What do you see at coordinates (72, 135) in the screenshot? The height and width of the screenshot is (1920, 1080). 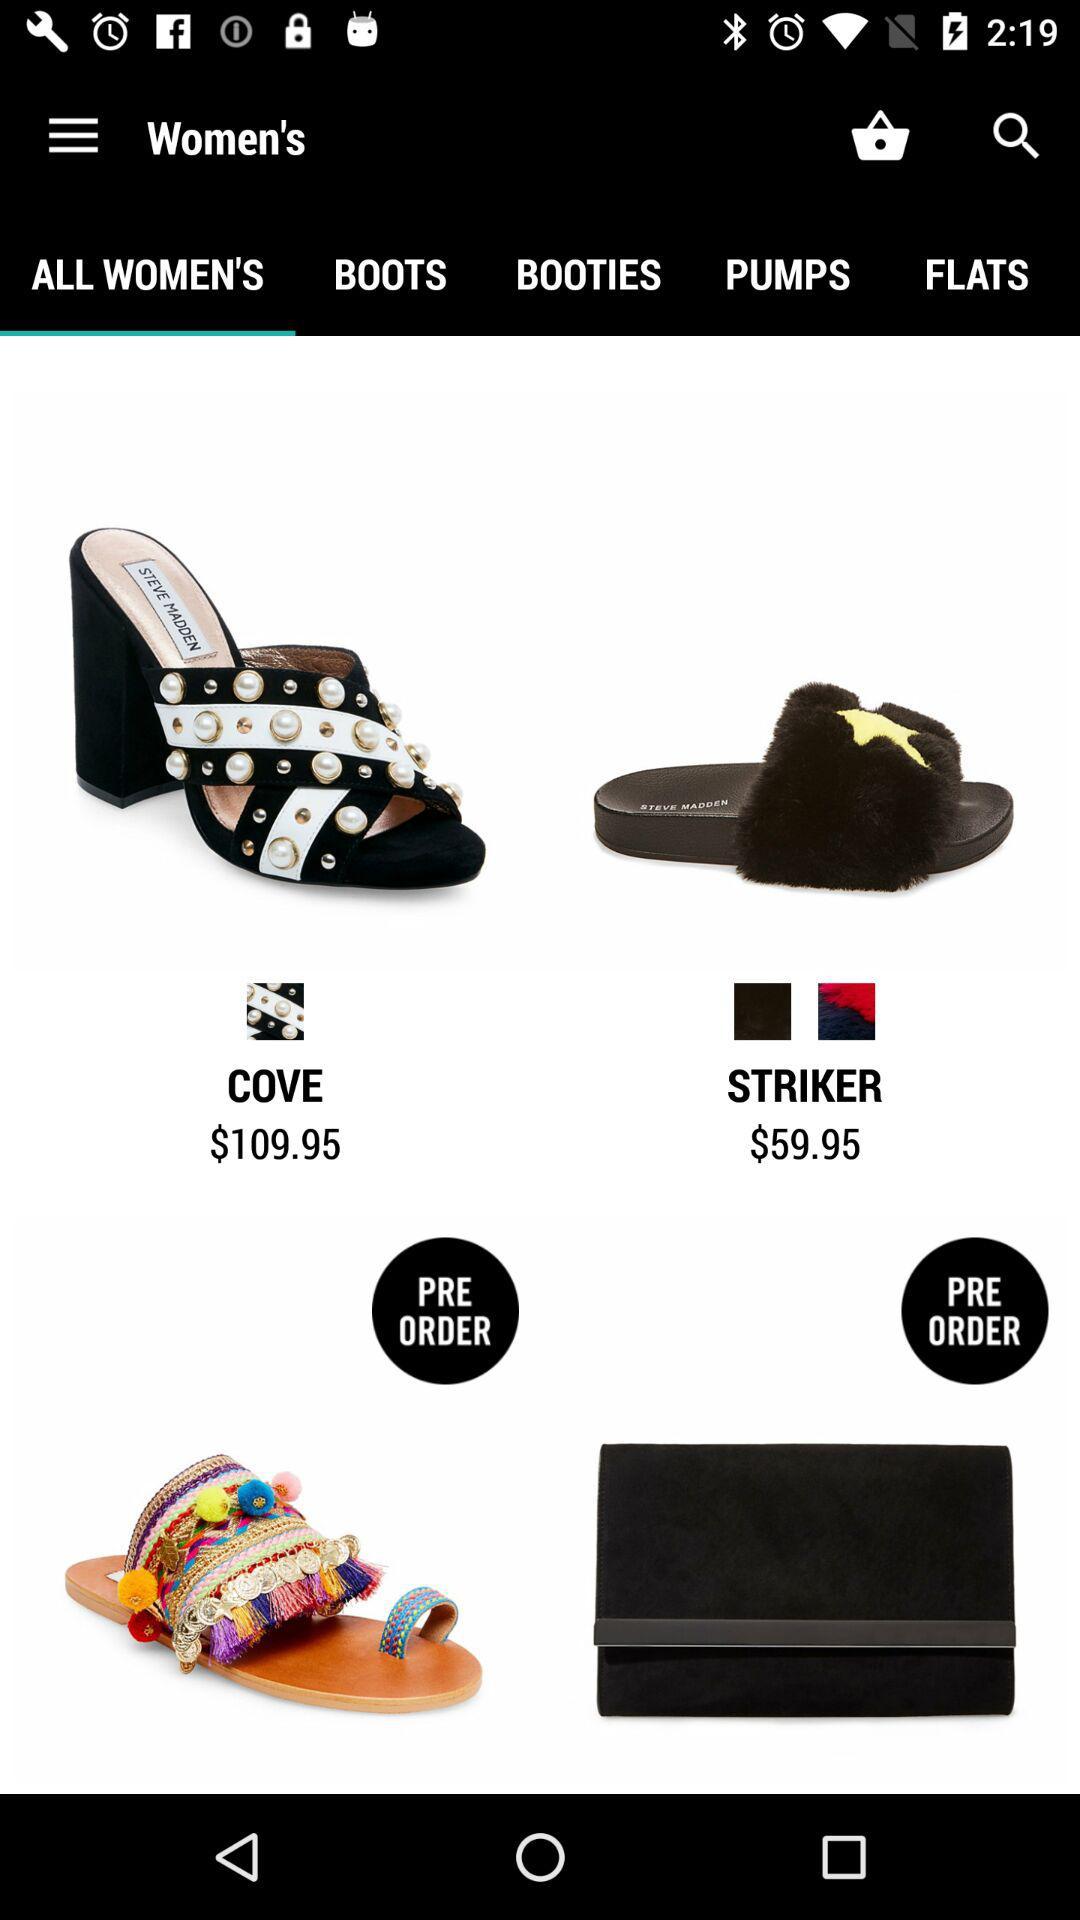 I see `the item next to women's item` at bounding box center [72, 135].